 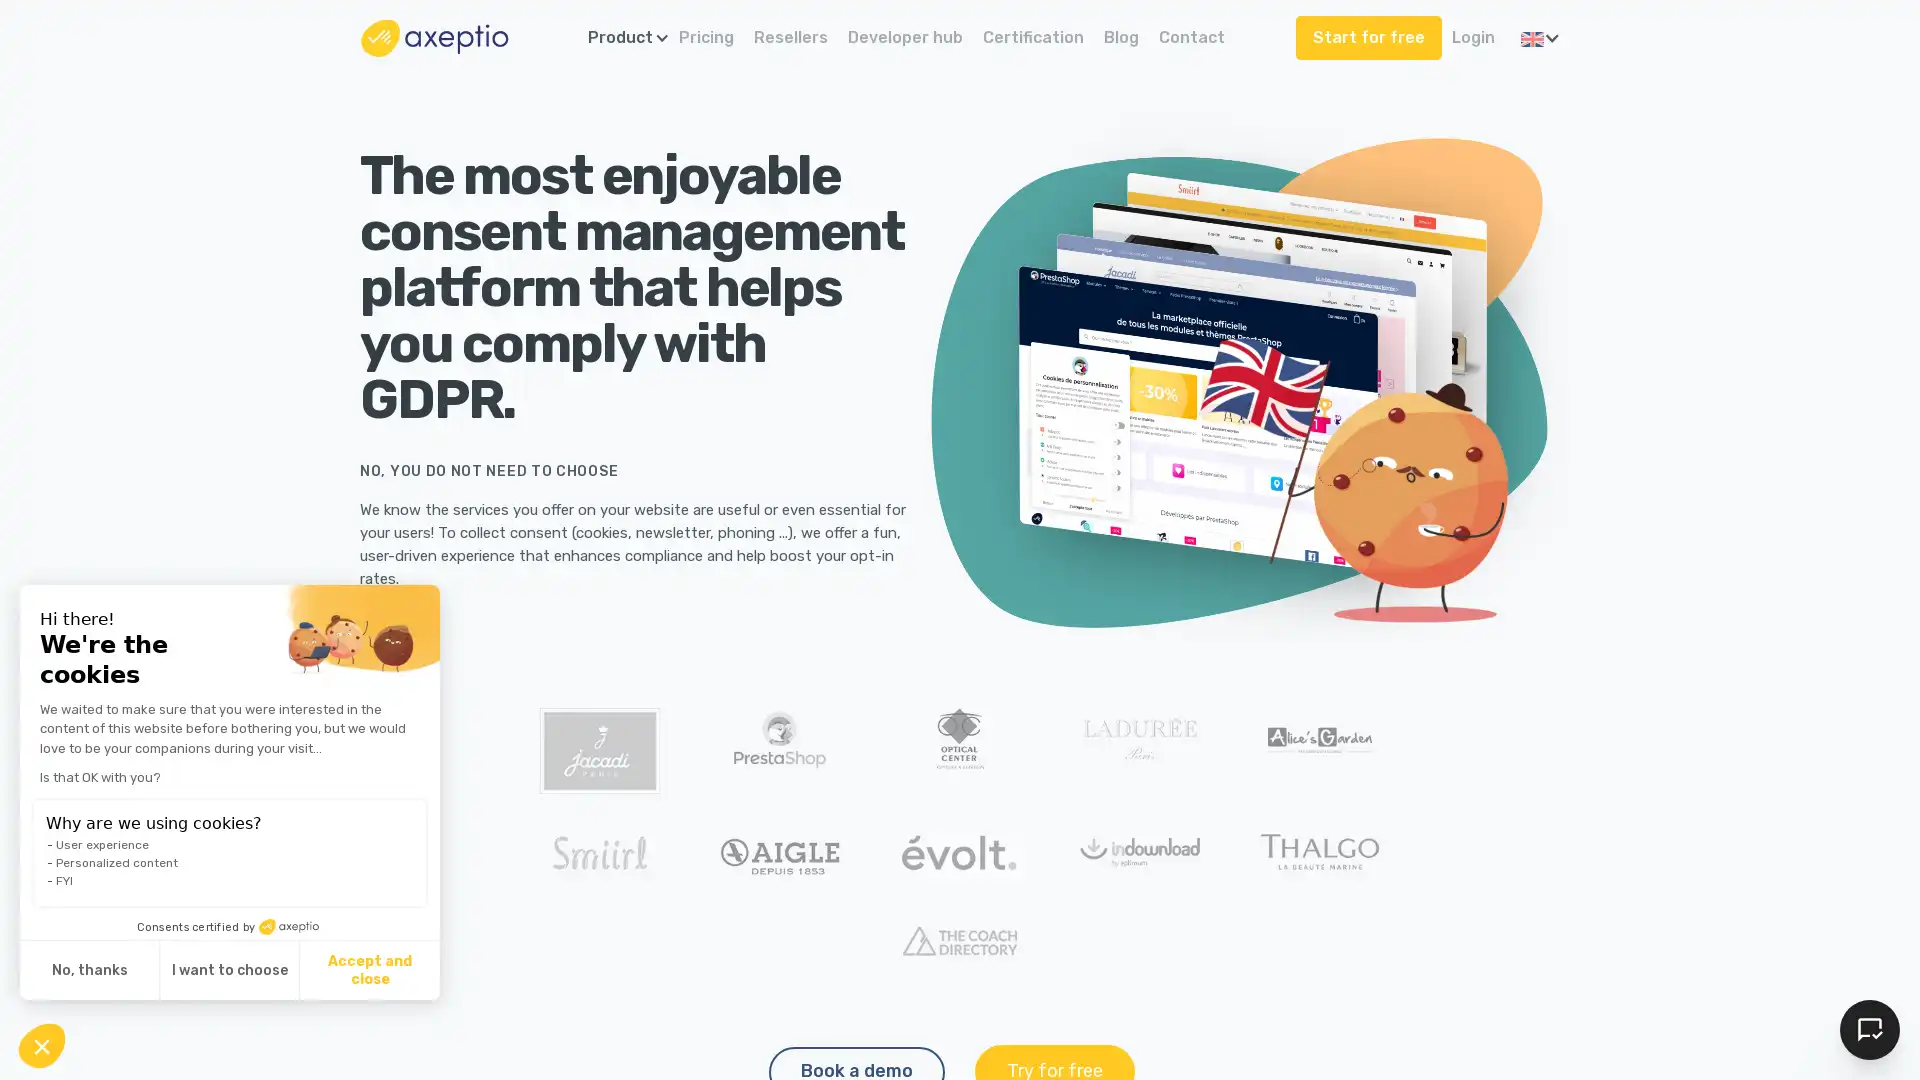 I want to click on I want to choose, so click(x=230, y=969).